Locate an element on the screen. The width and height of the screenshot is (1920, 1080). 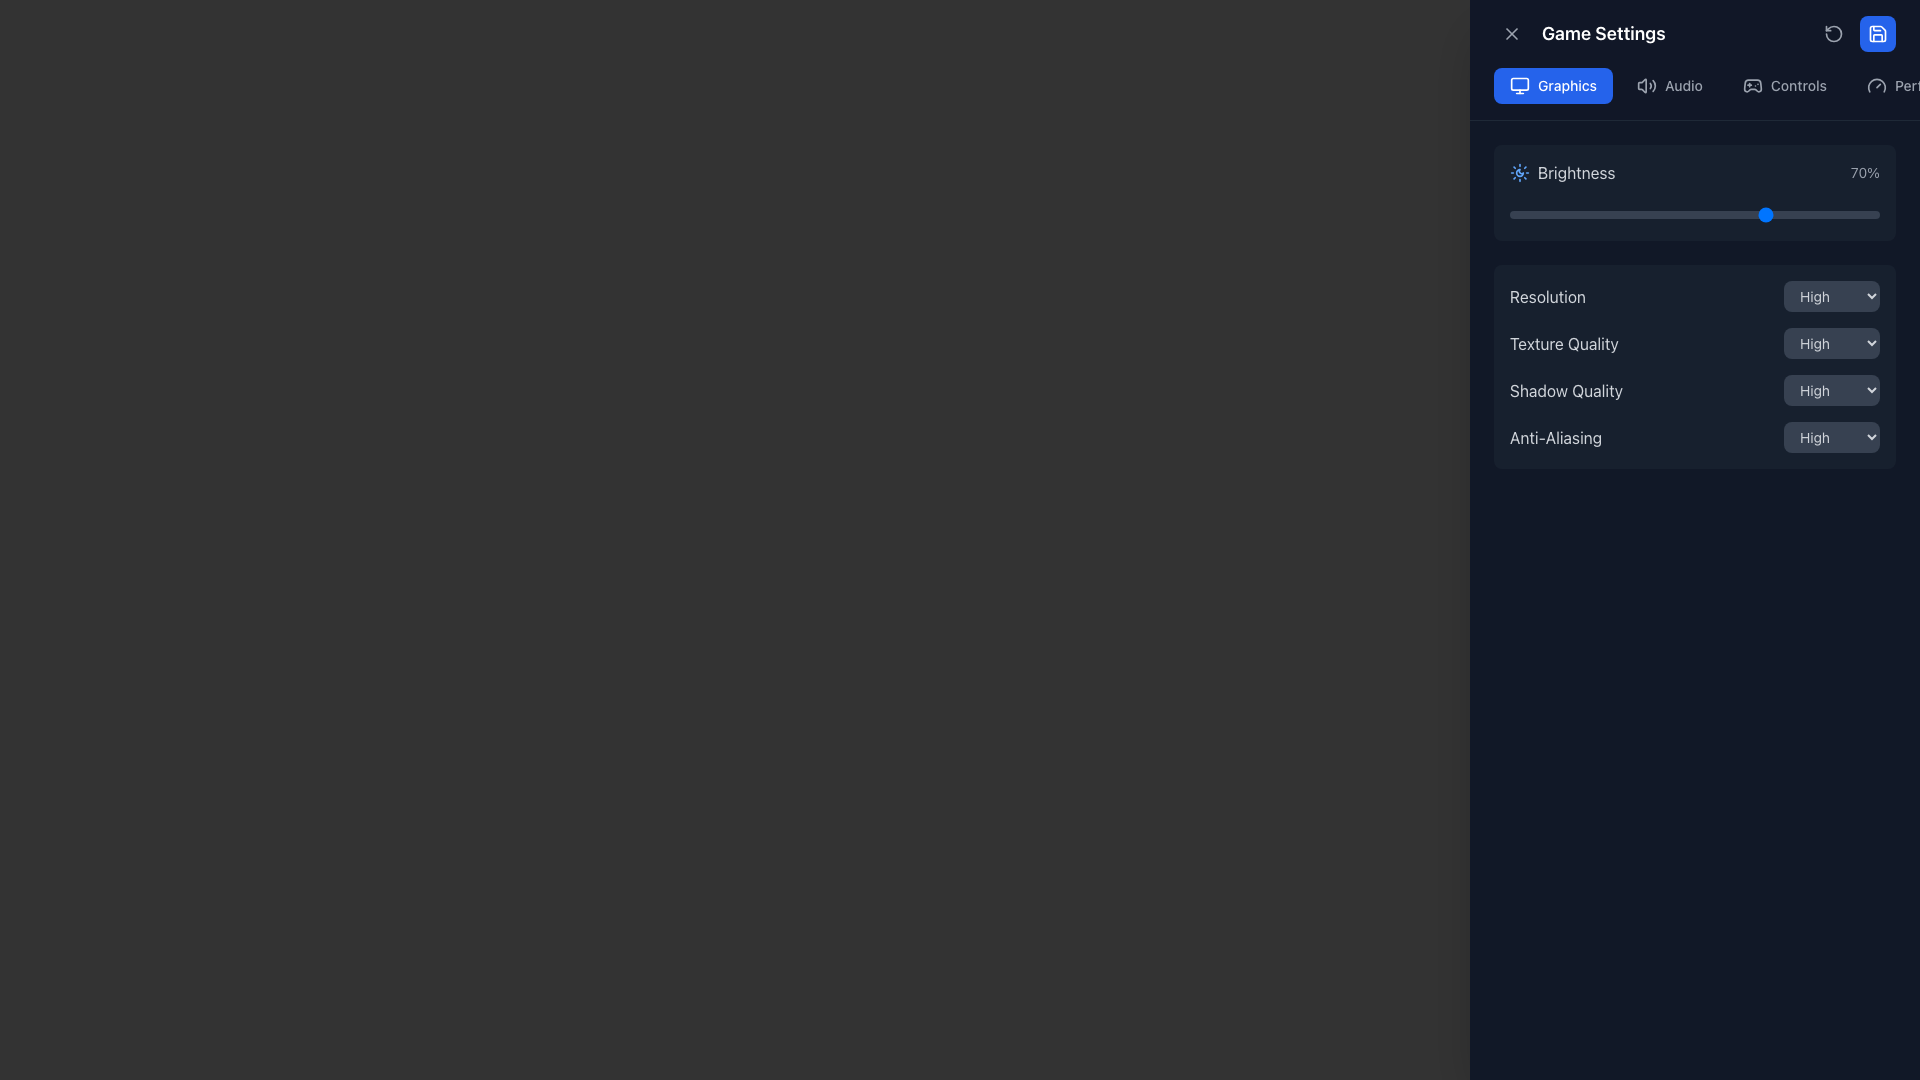
brightness is located at coordinates (1549, 215).